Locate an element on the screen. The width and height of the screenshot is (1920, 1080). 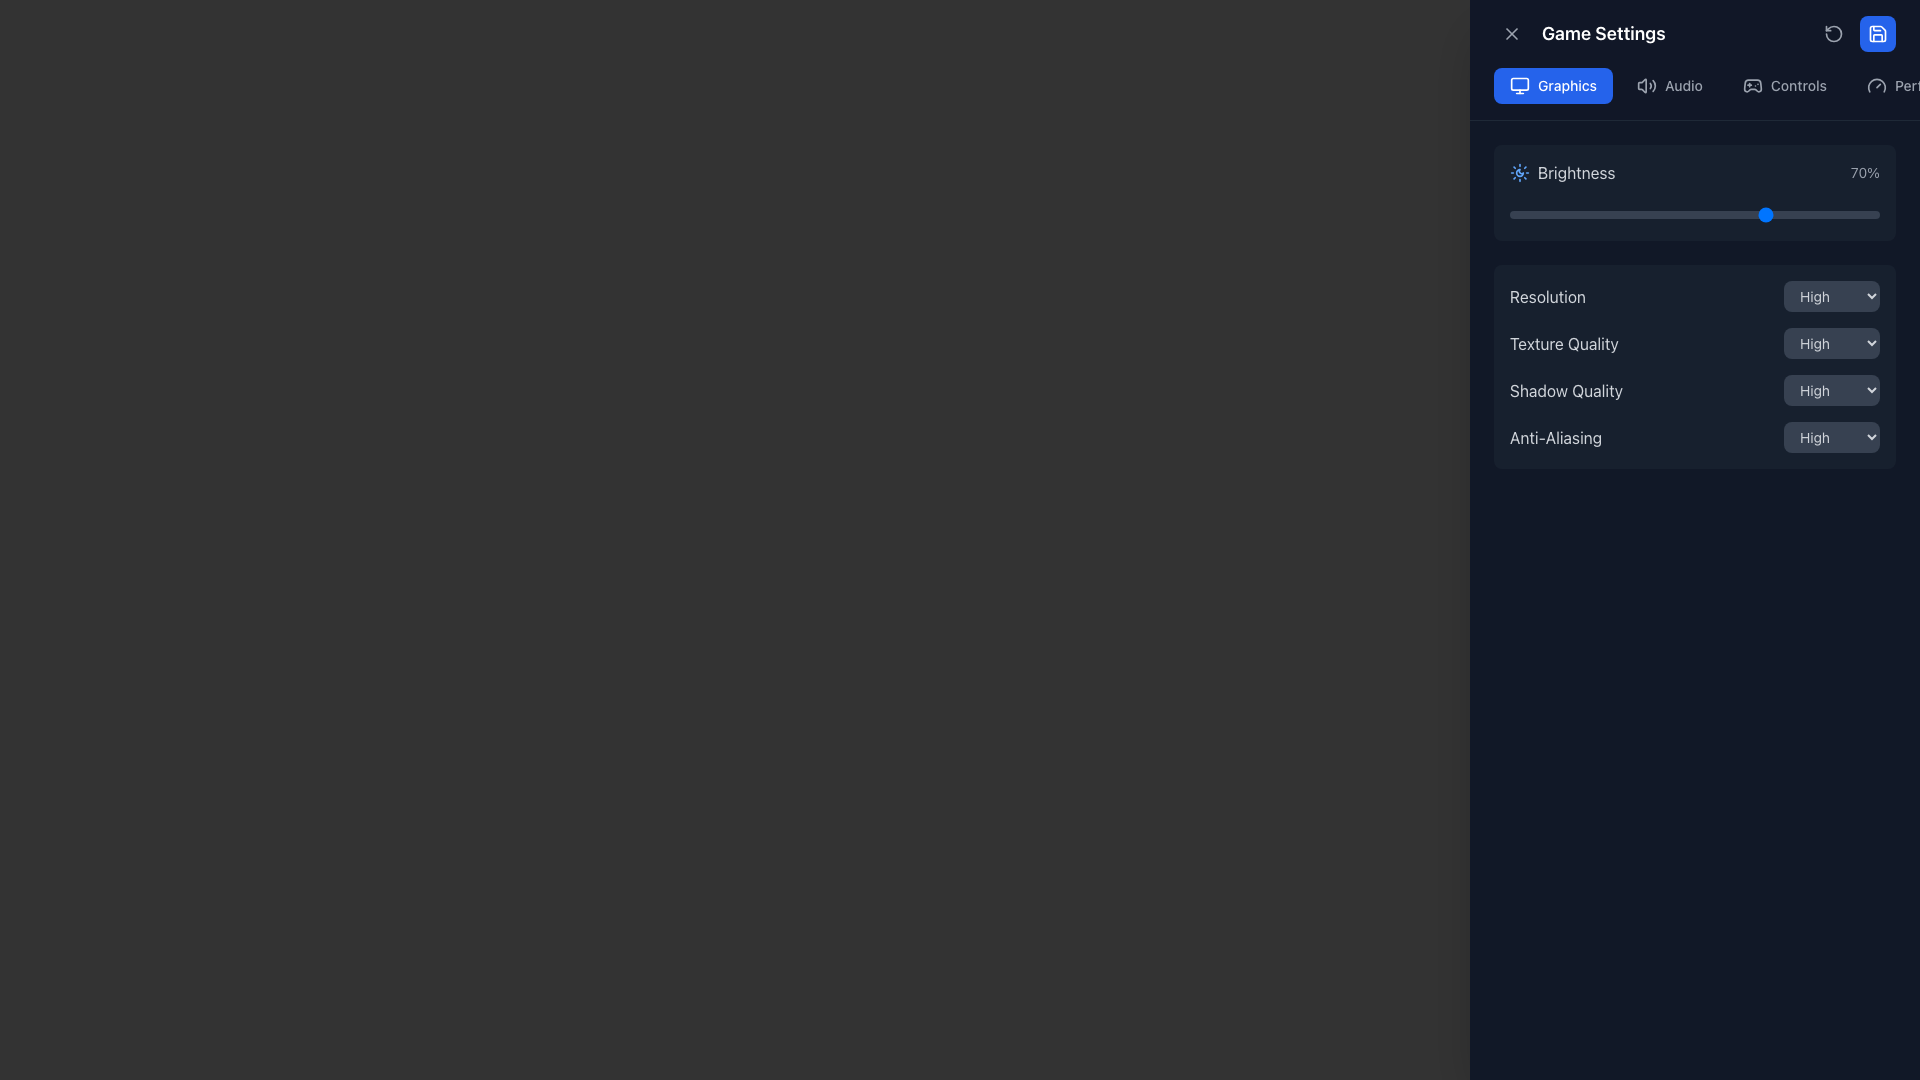
brightness is located at coordinates (1549, 215).